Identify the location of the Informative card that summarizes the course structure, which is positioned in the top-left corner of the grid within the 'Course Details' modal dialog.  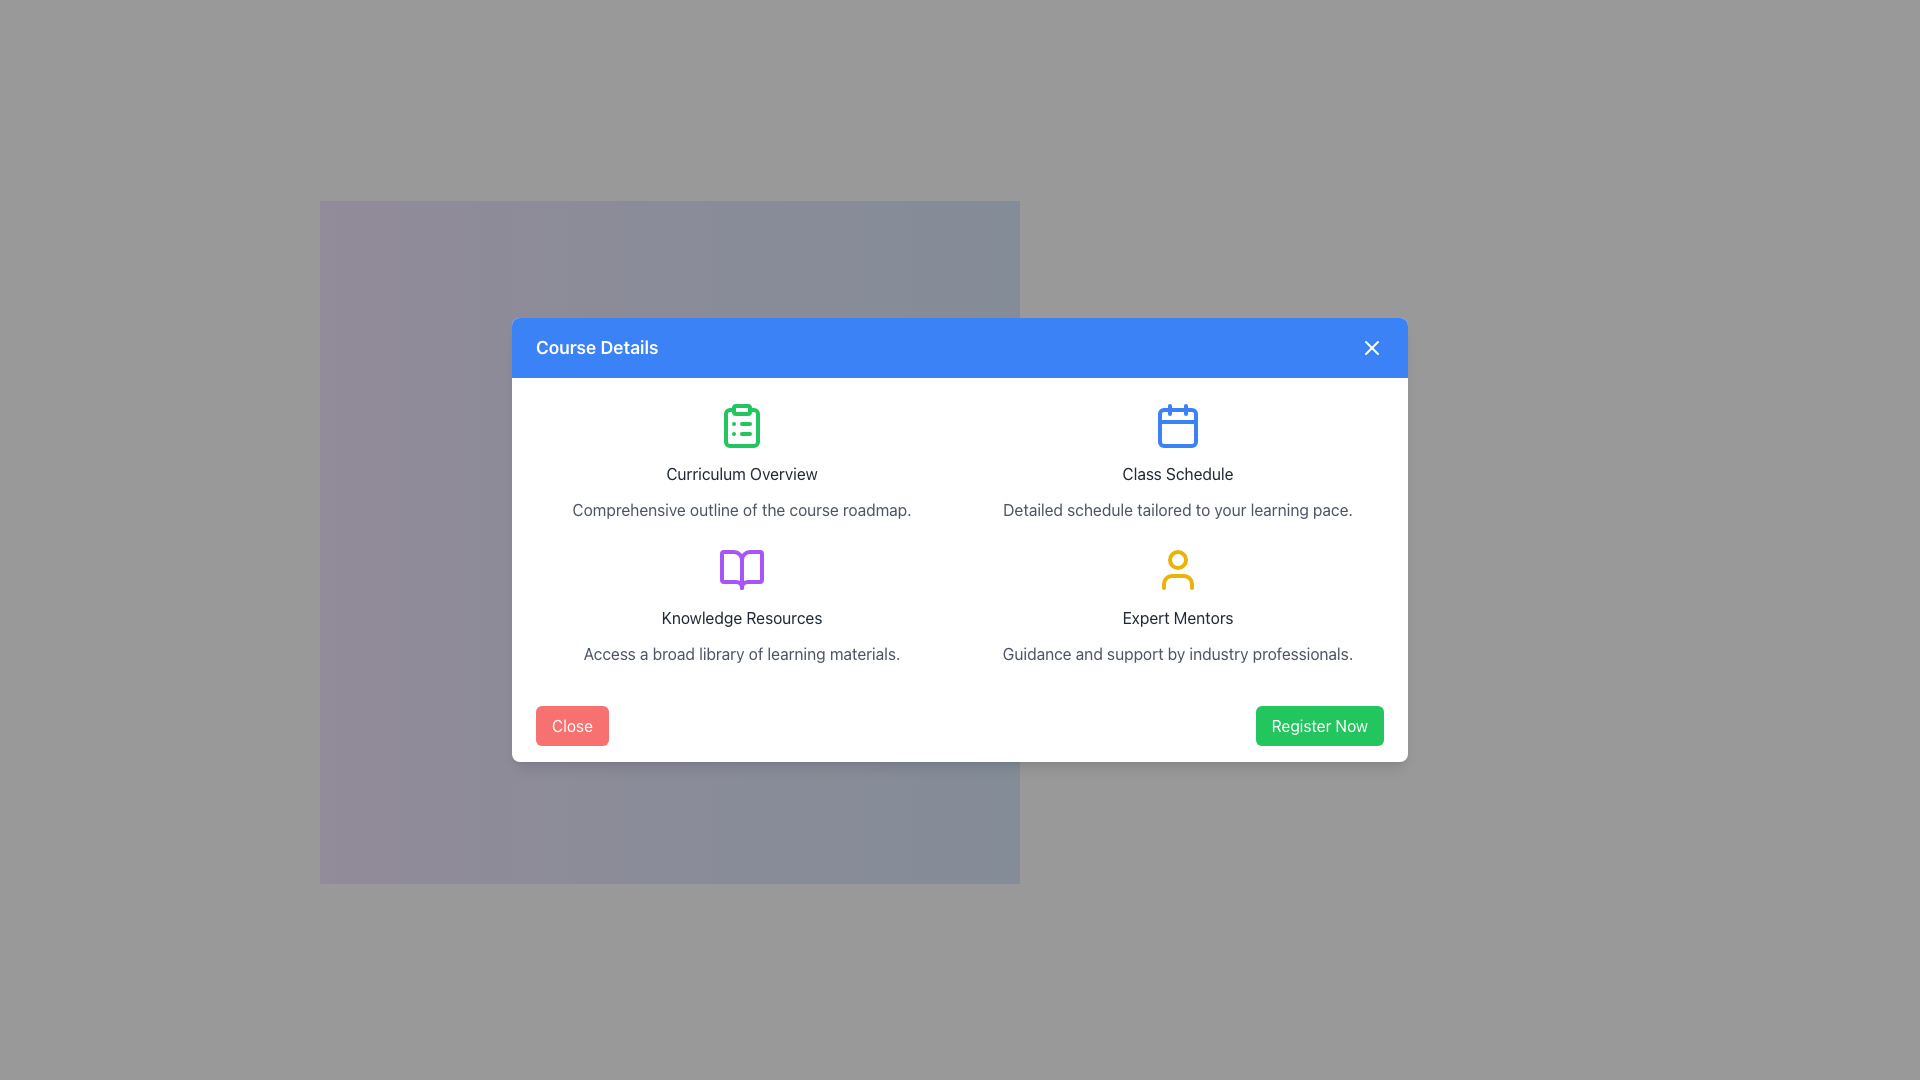
(741, 462).